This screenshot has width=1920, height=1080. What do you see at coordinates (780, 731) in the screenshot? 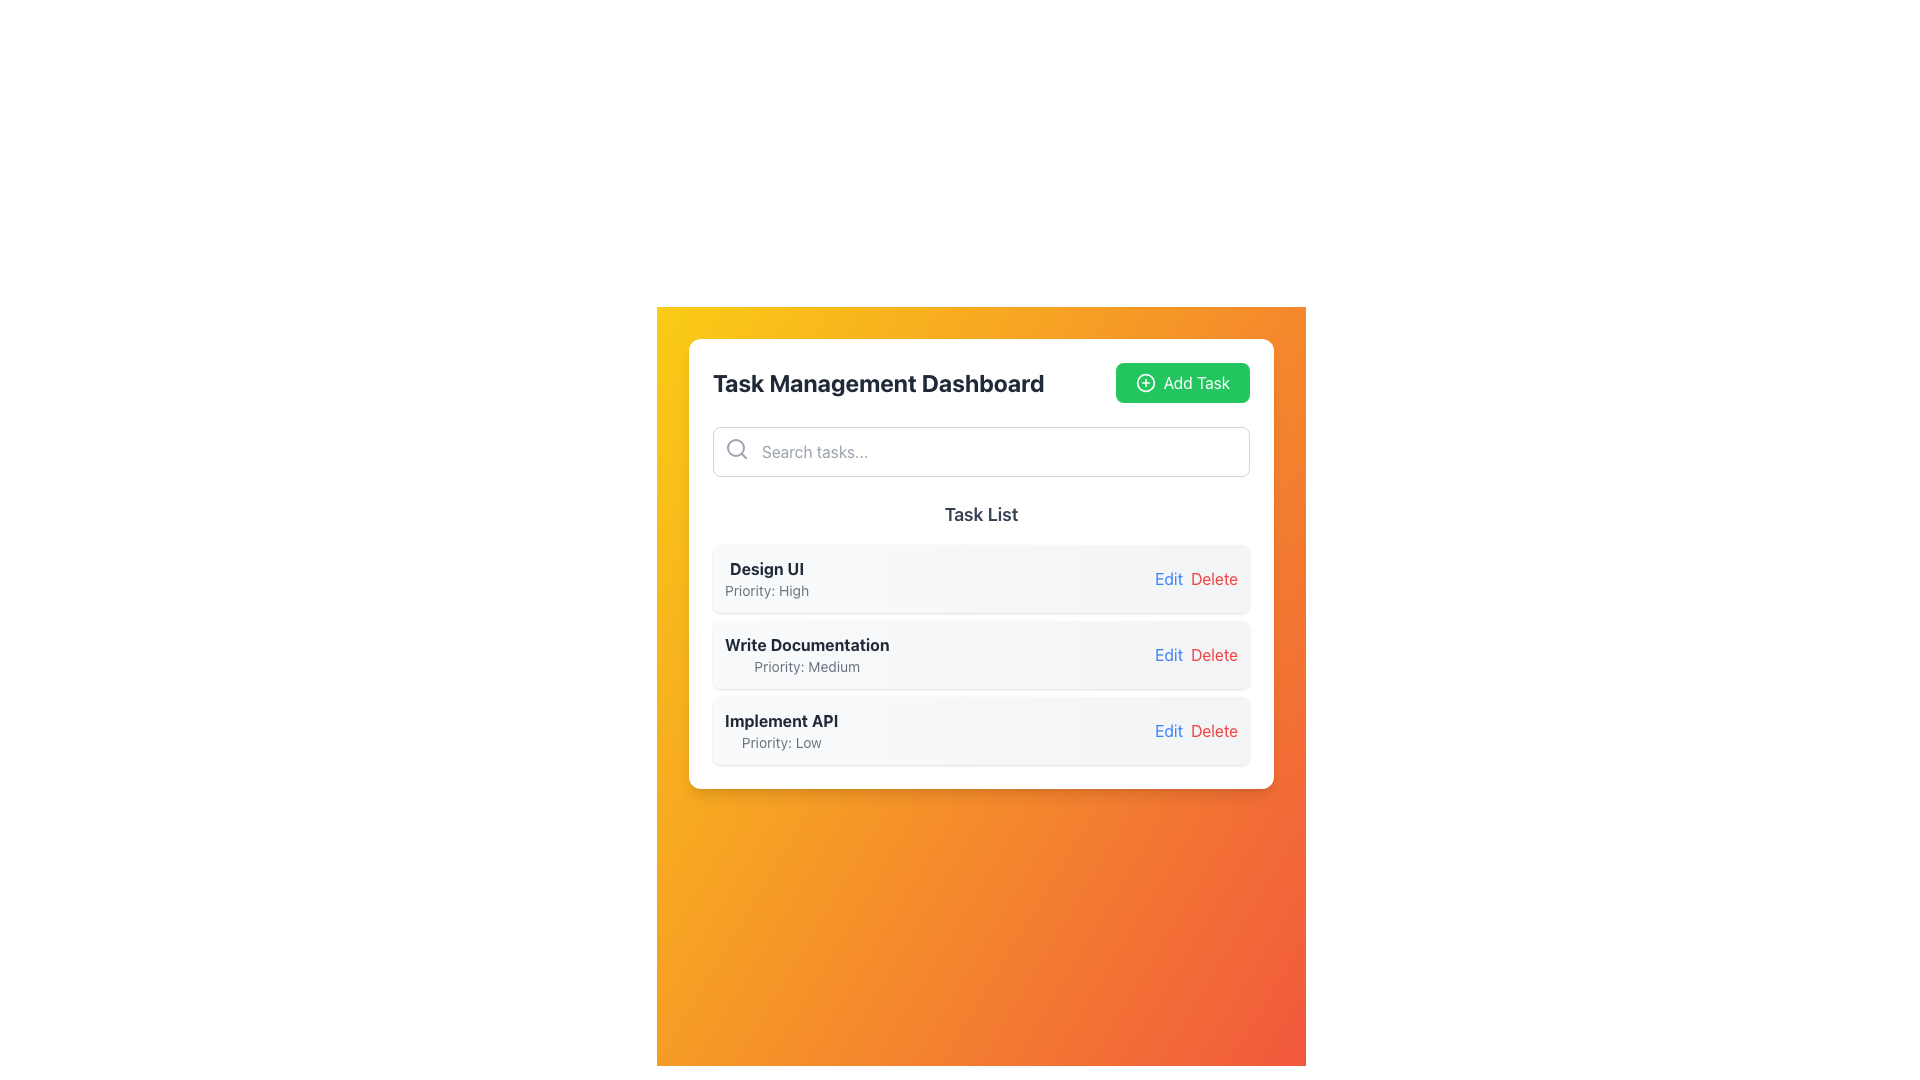
I see `the text label that indicates the task titled 'Implement API' with a priority status of 'Low' located in the third row of the task list area` at bounding box center [780, 731].